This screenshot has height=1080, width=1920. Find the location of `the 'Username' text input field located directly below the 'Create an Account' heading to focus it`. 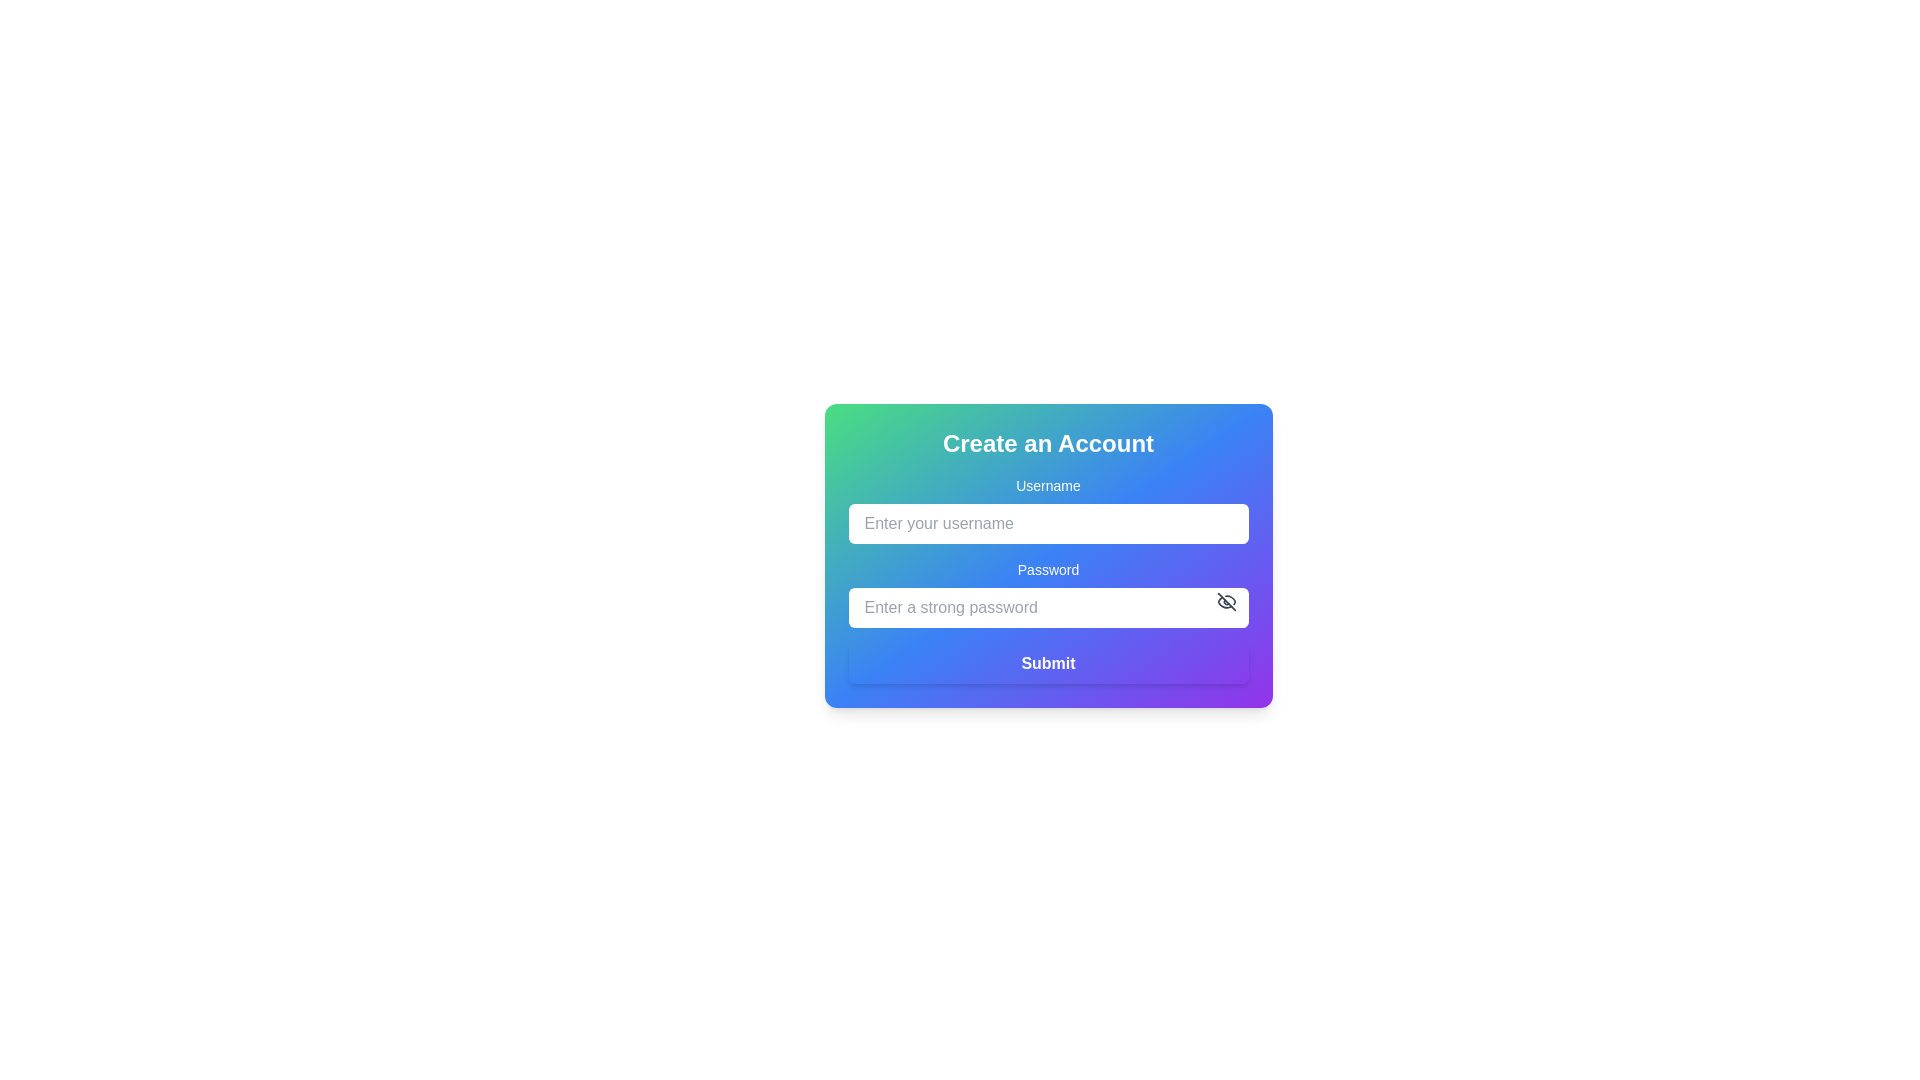

the 'Username' text input field located directly below the 'Create an Account' heading to focus it is located at coordinates (1047, 508).